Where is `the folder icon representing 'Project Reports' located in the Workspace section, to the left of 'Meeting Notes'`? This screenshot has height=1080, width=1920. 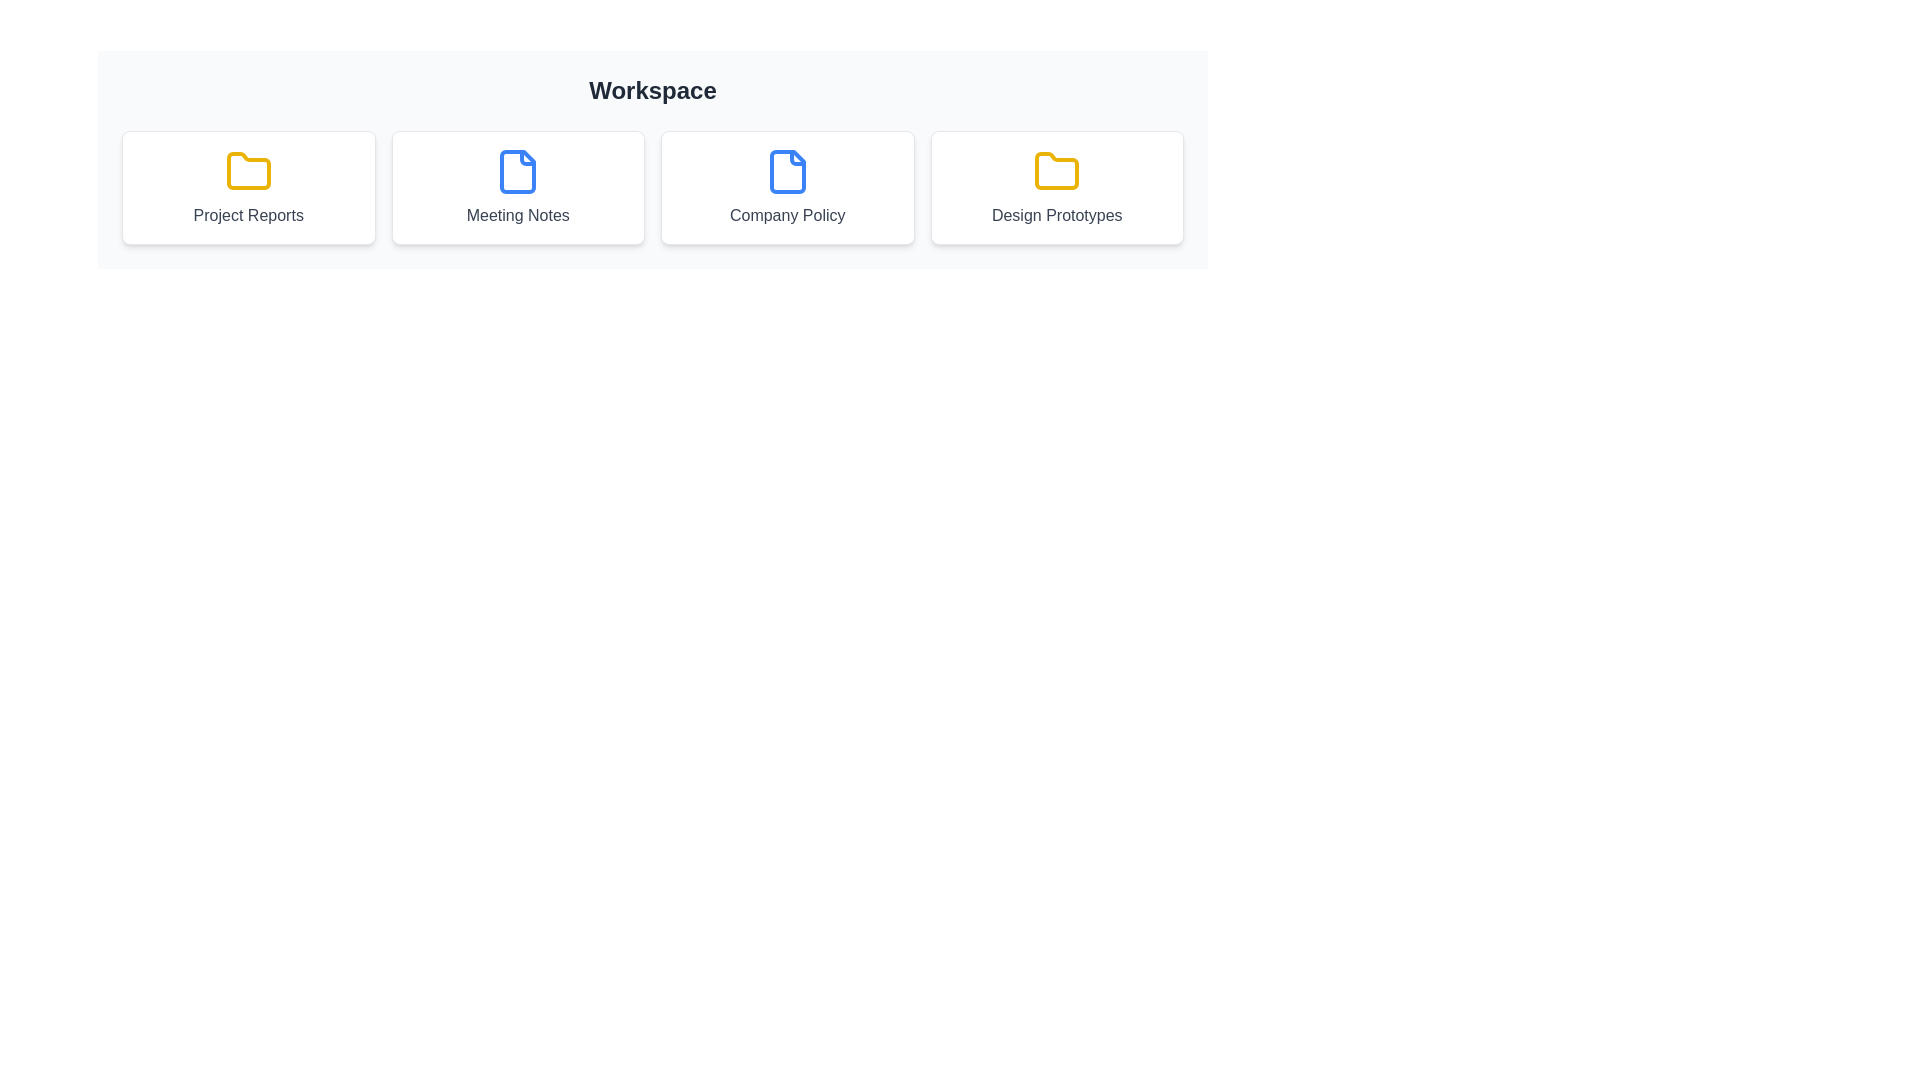 the folder icon representing 'Project Reports' located in the Workspace section, to the left of 'Meeting Notes' is located at coordinates (247, 169).